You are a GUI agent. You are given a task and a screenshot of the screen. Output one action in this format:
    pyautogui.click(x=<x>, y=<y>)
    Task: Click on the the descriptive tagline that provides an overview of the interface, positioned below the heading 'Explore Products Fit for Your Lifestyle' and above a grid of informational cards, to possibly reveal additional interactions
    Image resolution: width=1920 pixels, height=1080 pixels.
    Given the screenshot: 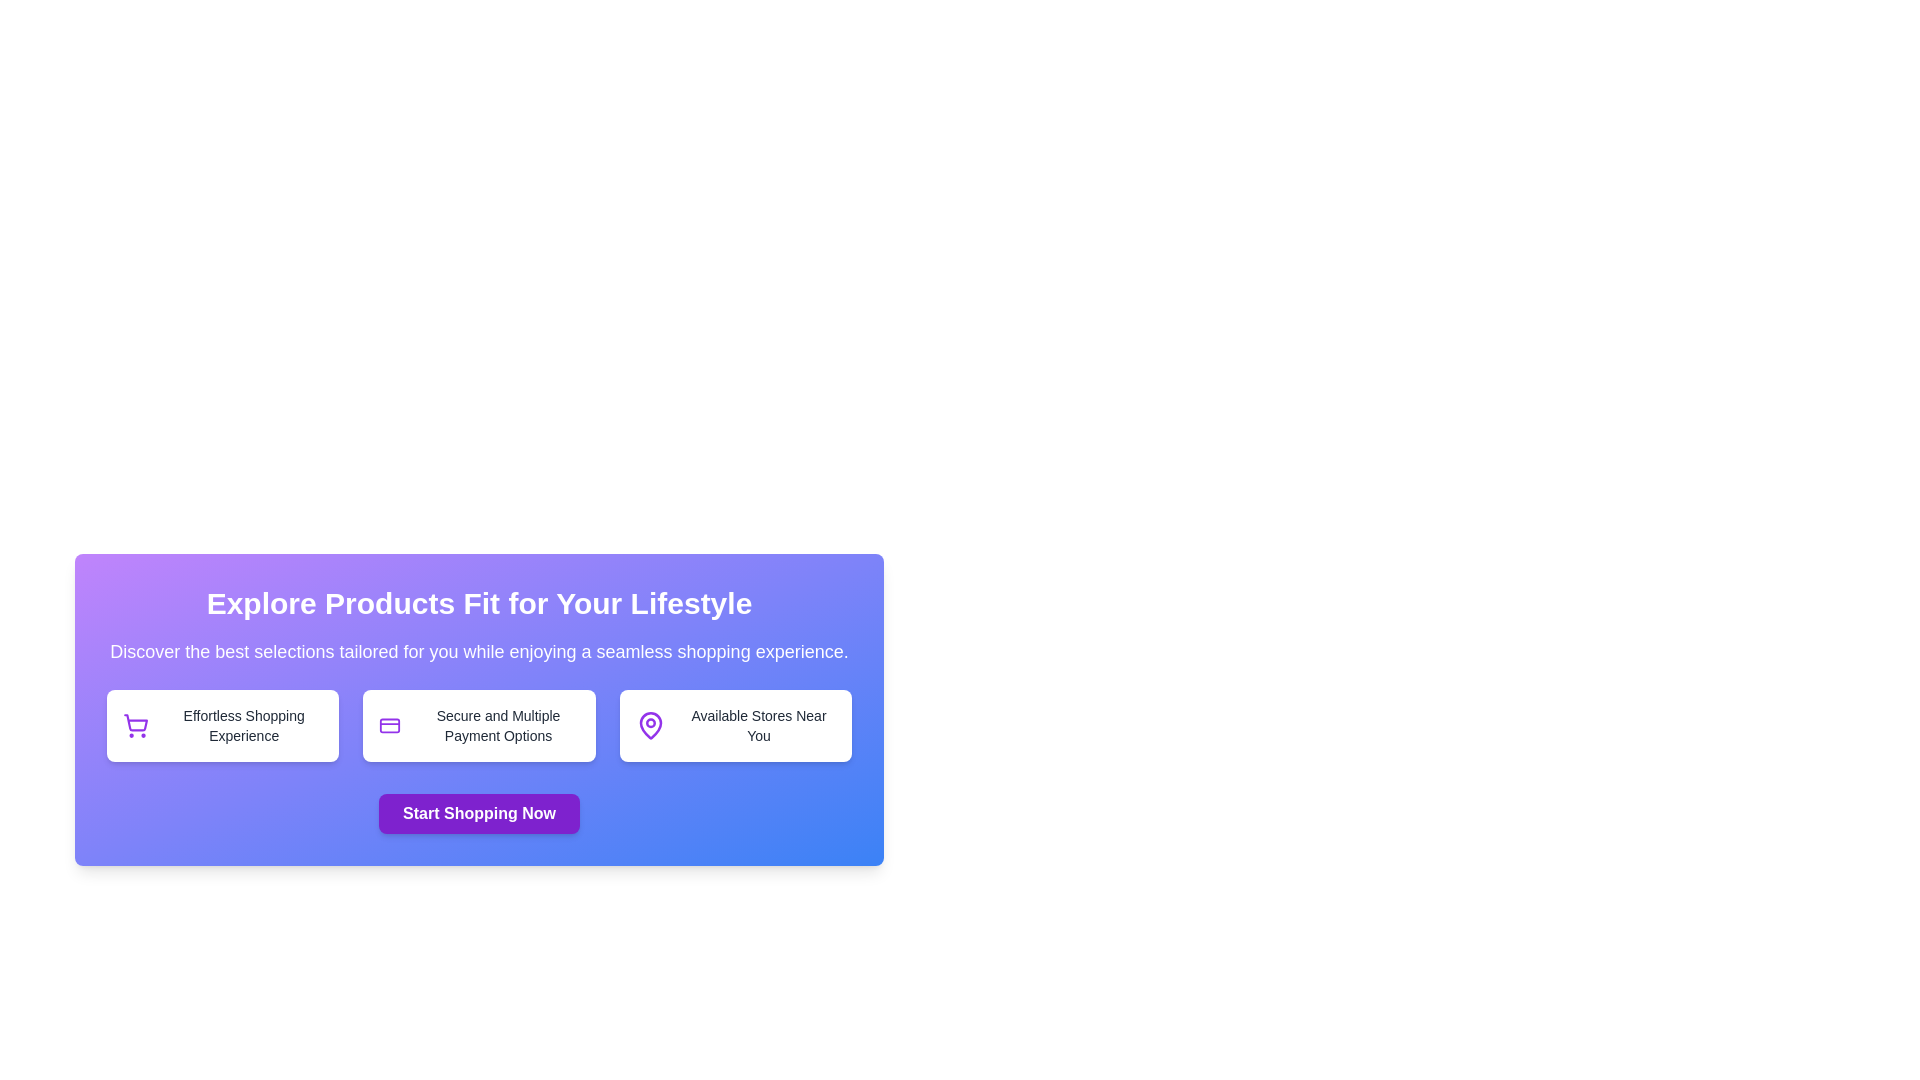 What is the action you would take?
    pyautogui.click(x=478, y=651)
    